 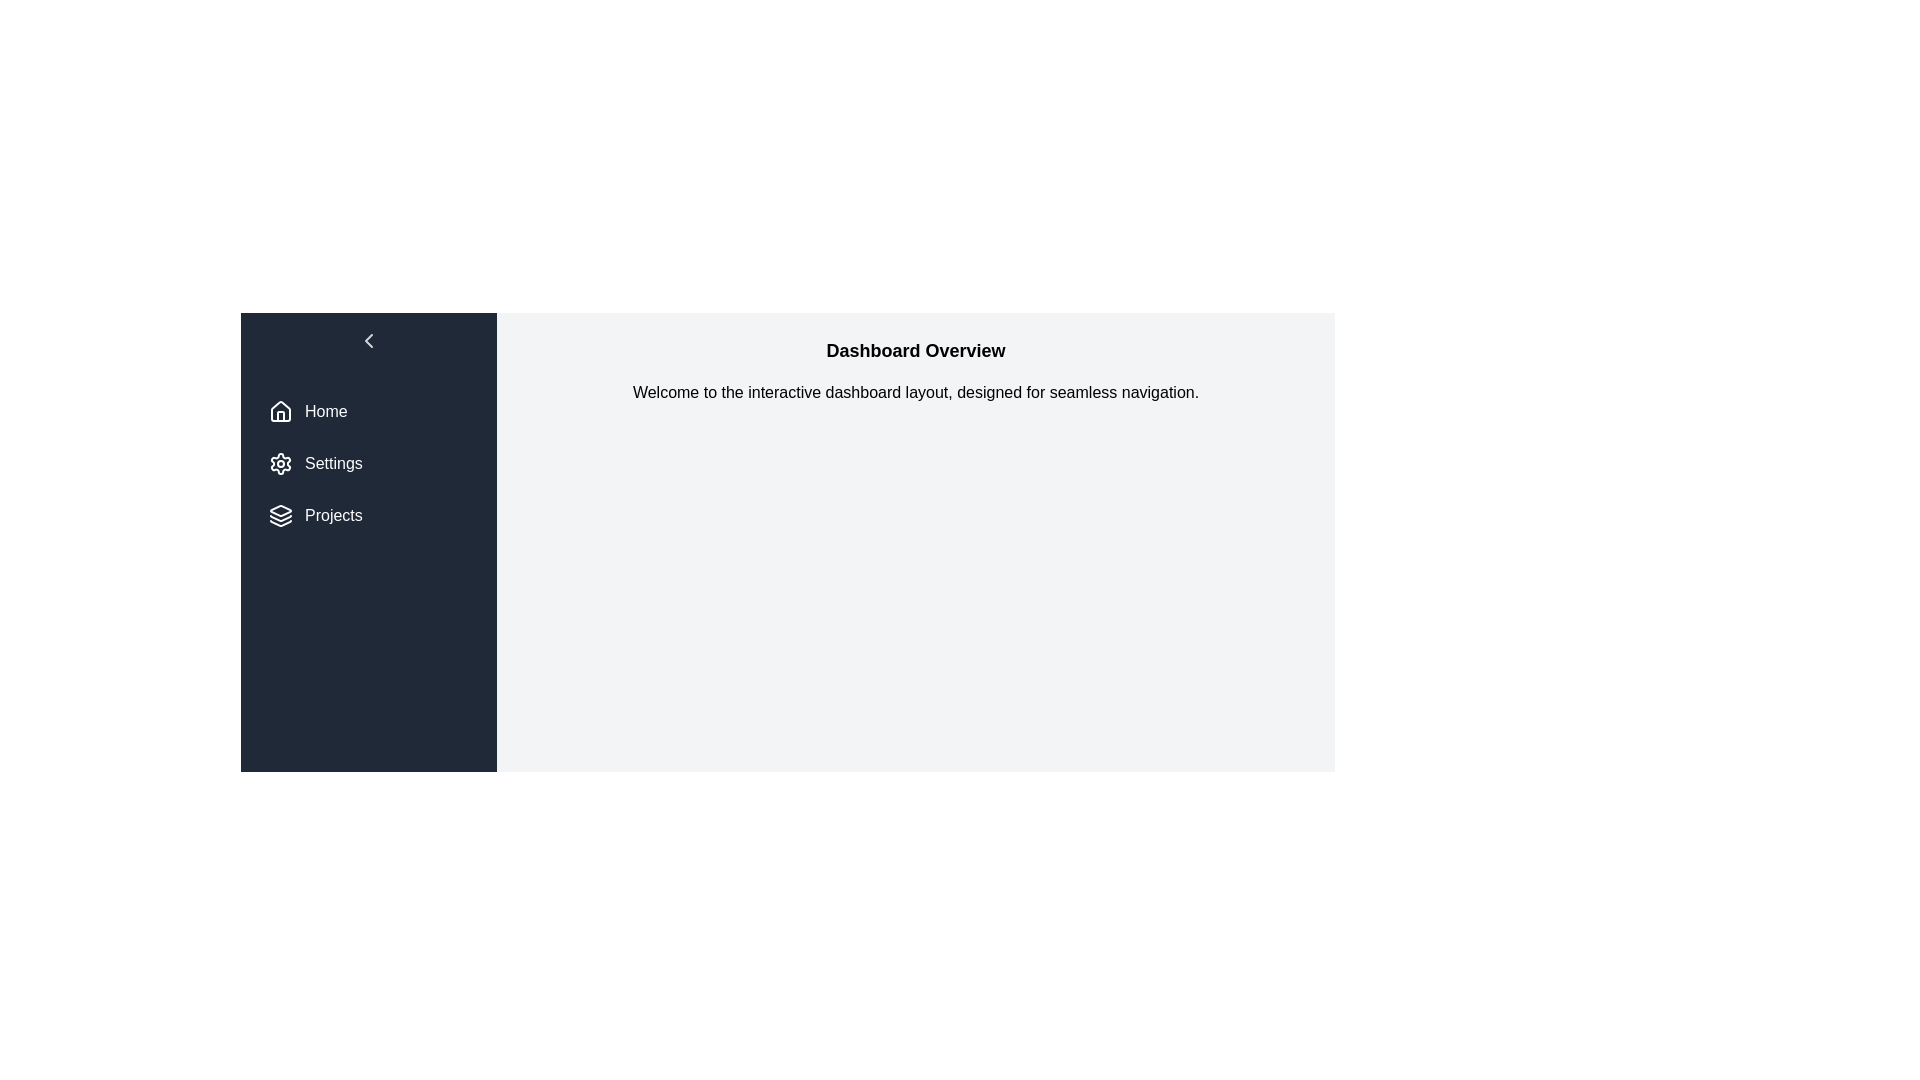 I want to click on the settings button located in the vertical navigation menu, which is the second item below 'Home' and above 'Projects', so click(x=369, y=463).